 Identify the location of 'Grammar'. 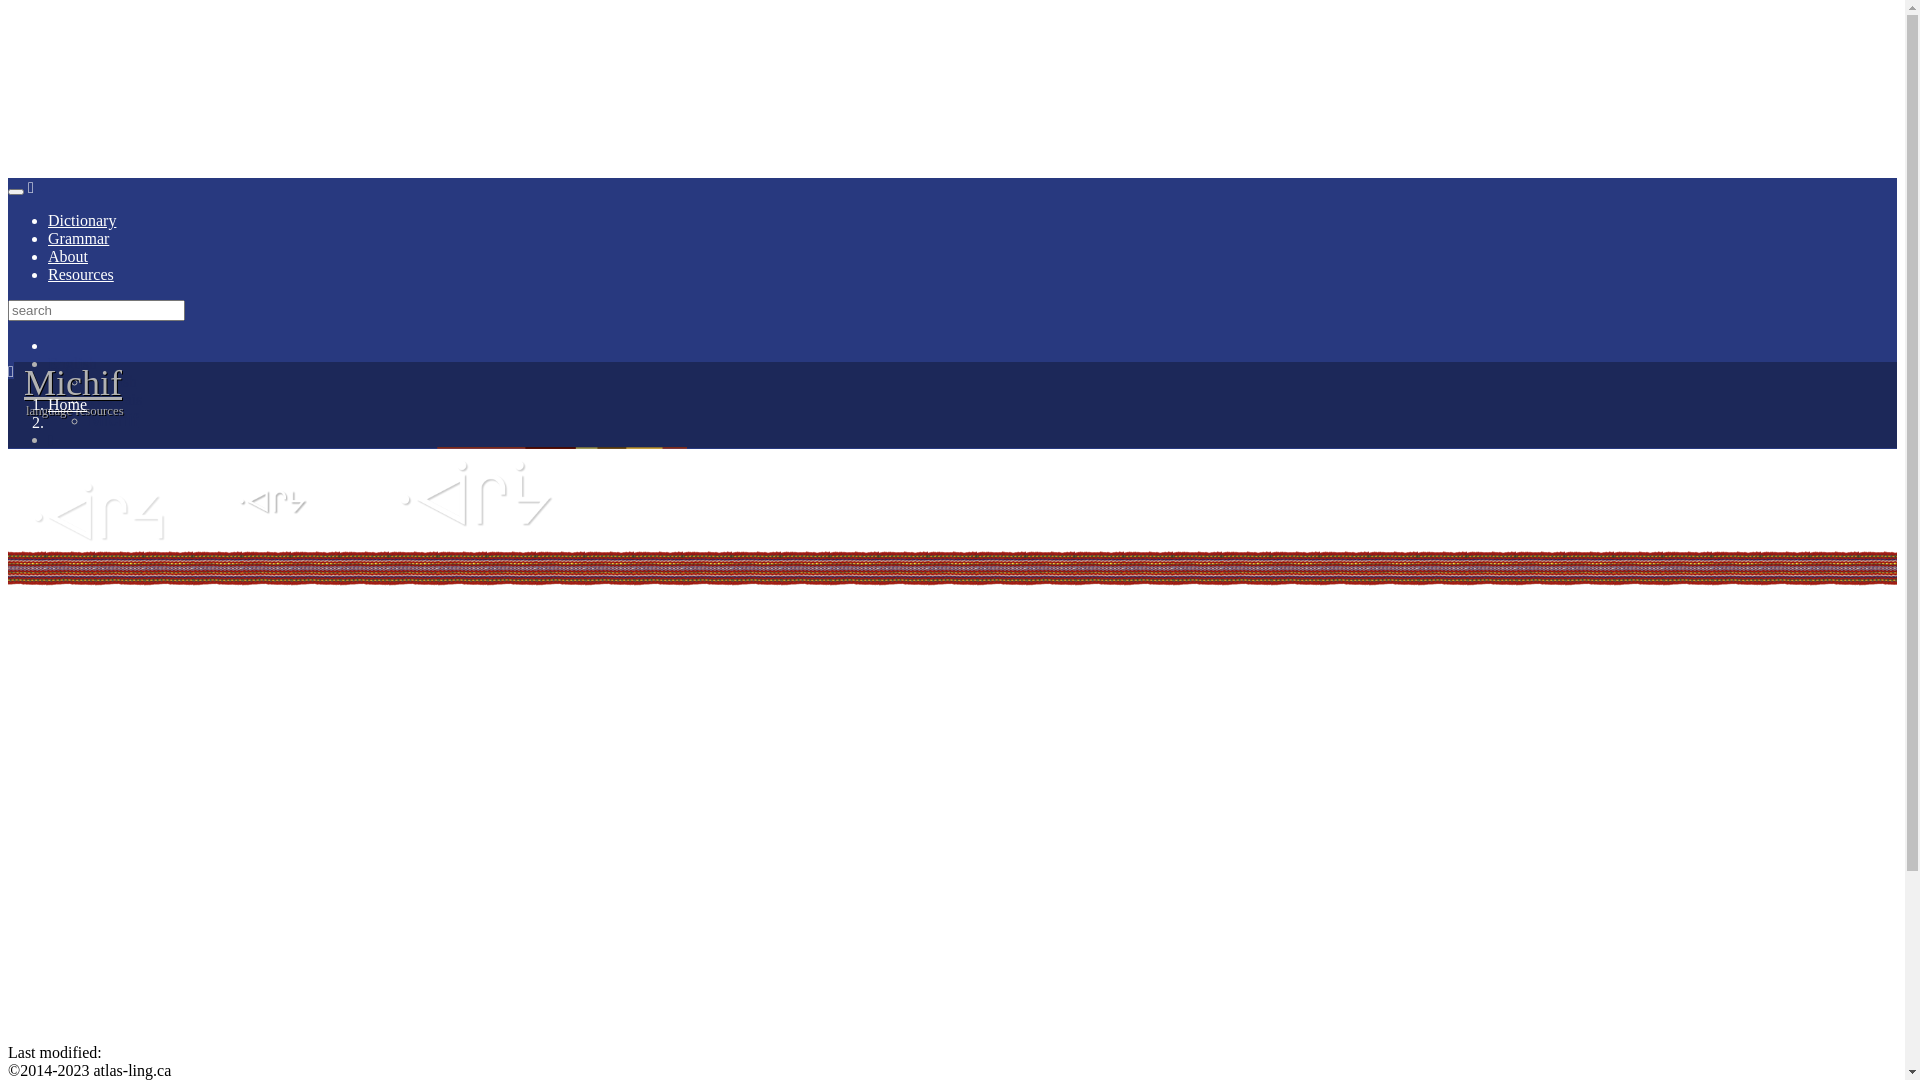
(78, 237).